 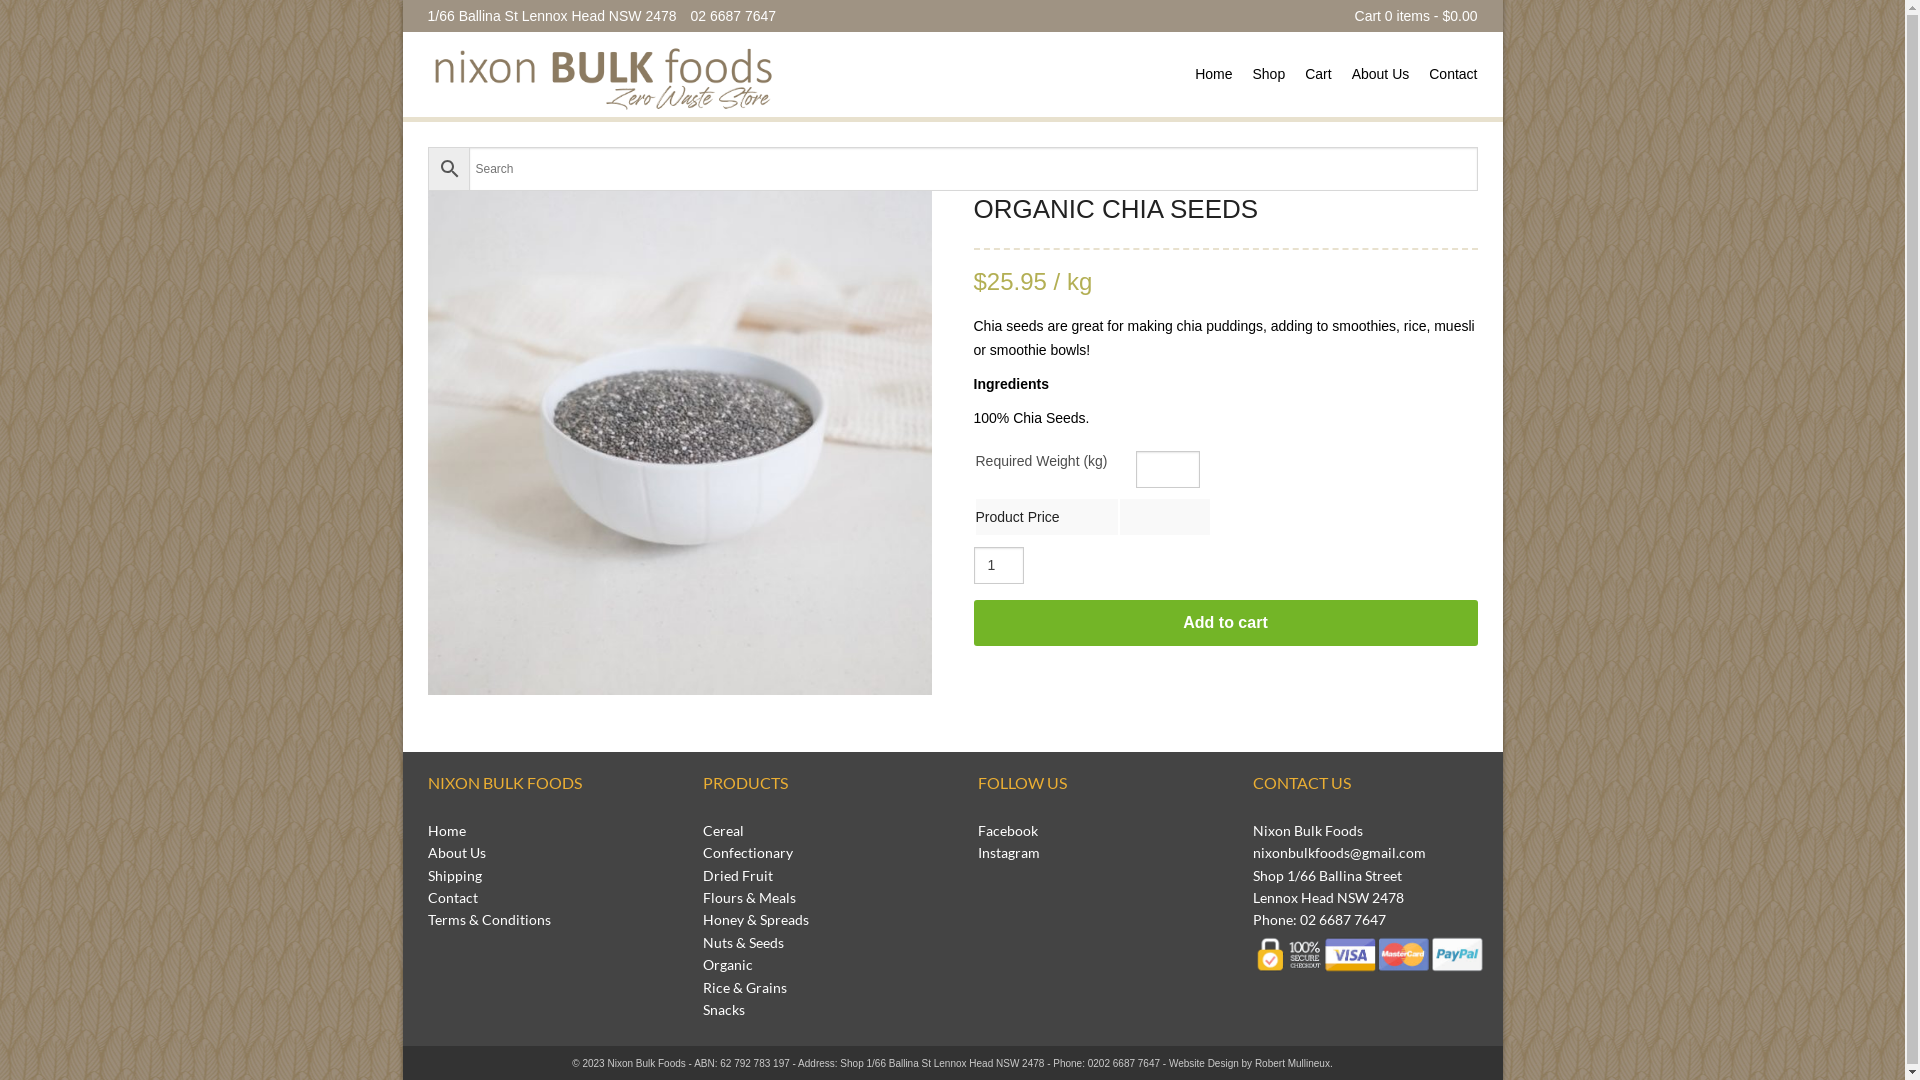 I want to click on 'Cereal', so click(x=721, y=830).